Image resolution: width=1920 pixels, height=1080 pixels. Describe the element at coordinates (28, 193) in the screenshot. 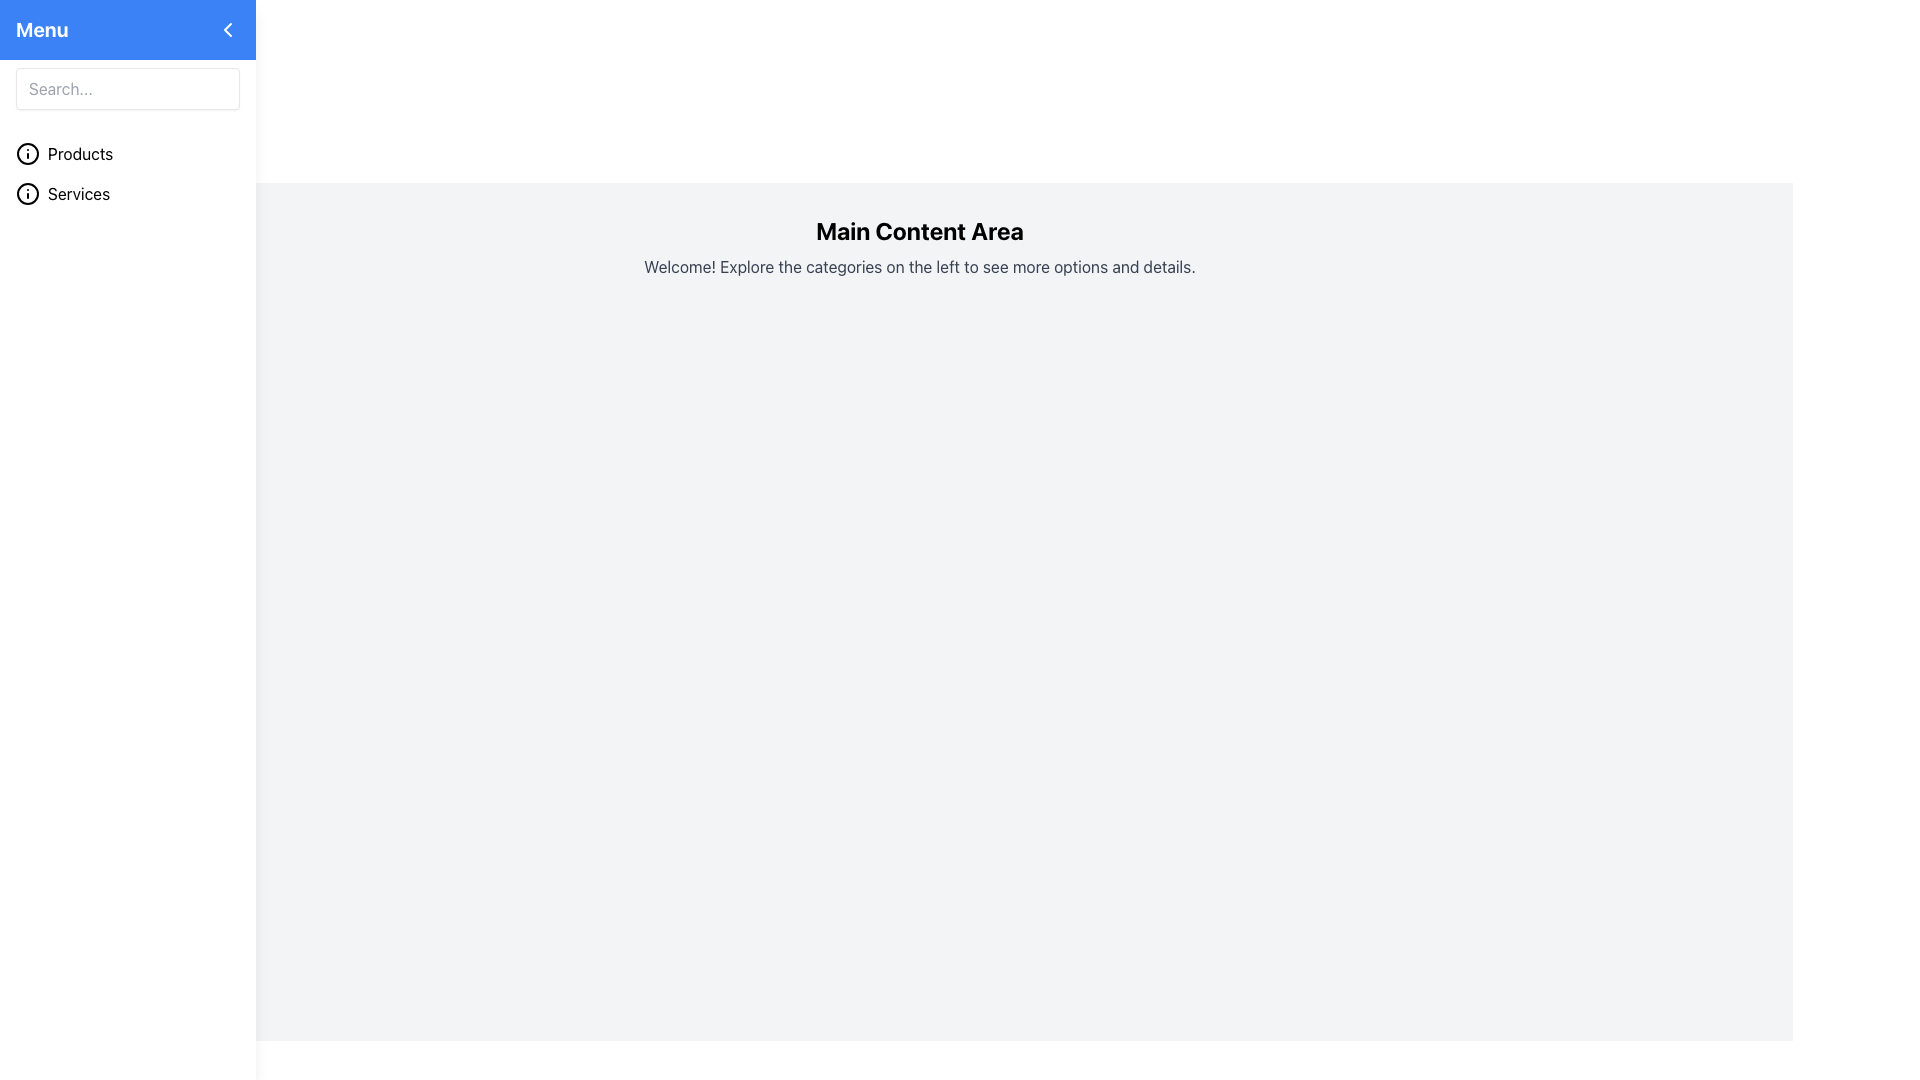

I see `the 'Services' icon located` at that location.